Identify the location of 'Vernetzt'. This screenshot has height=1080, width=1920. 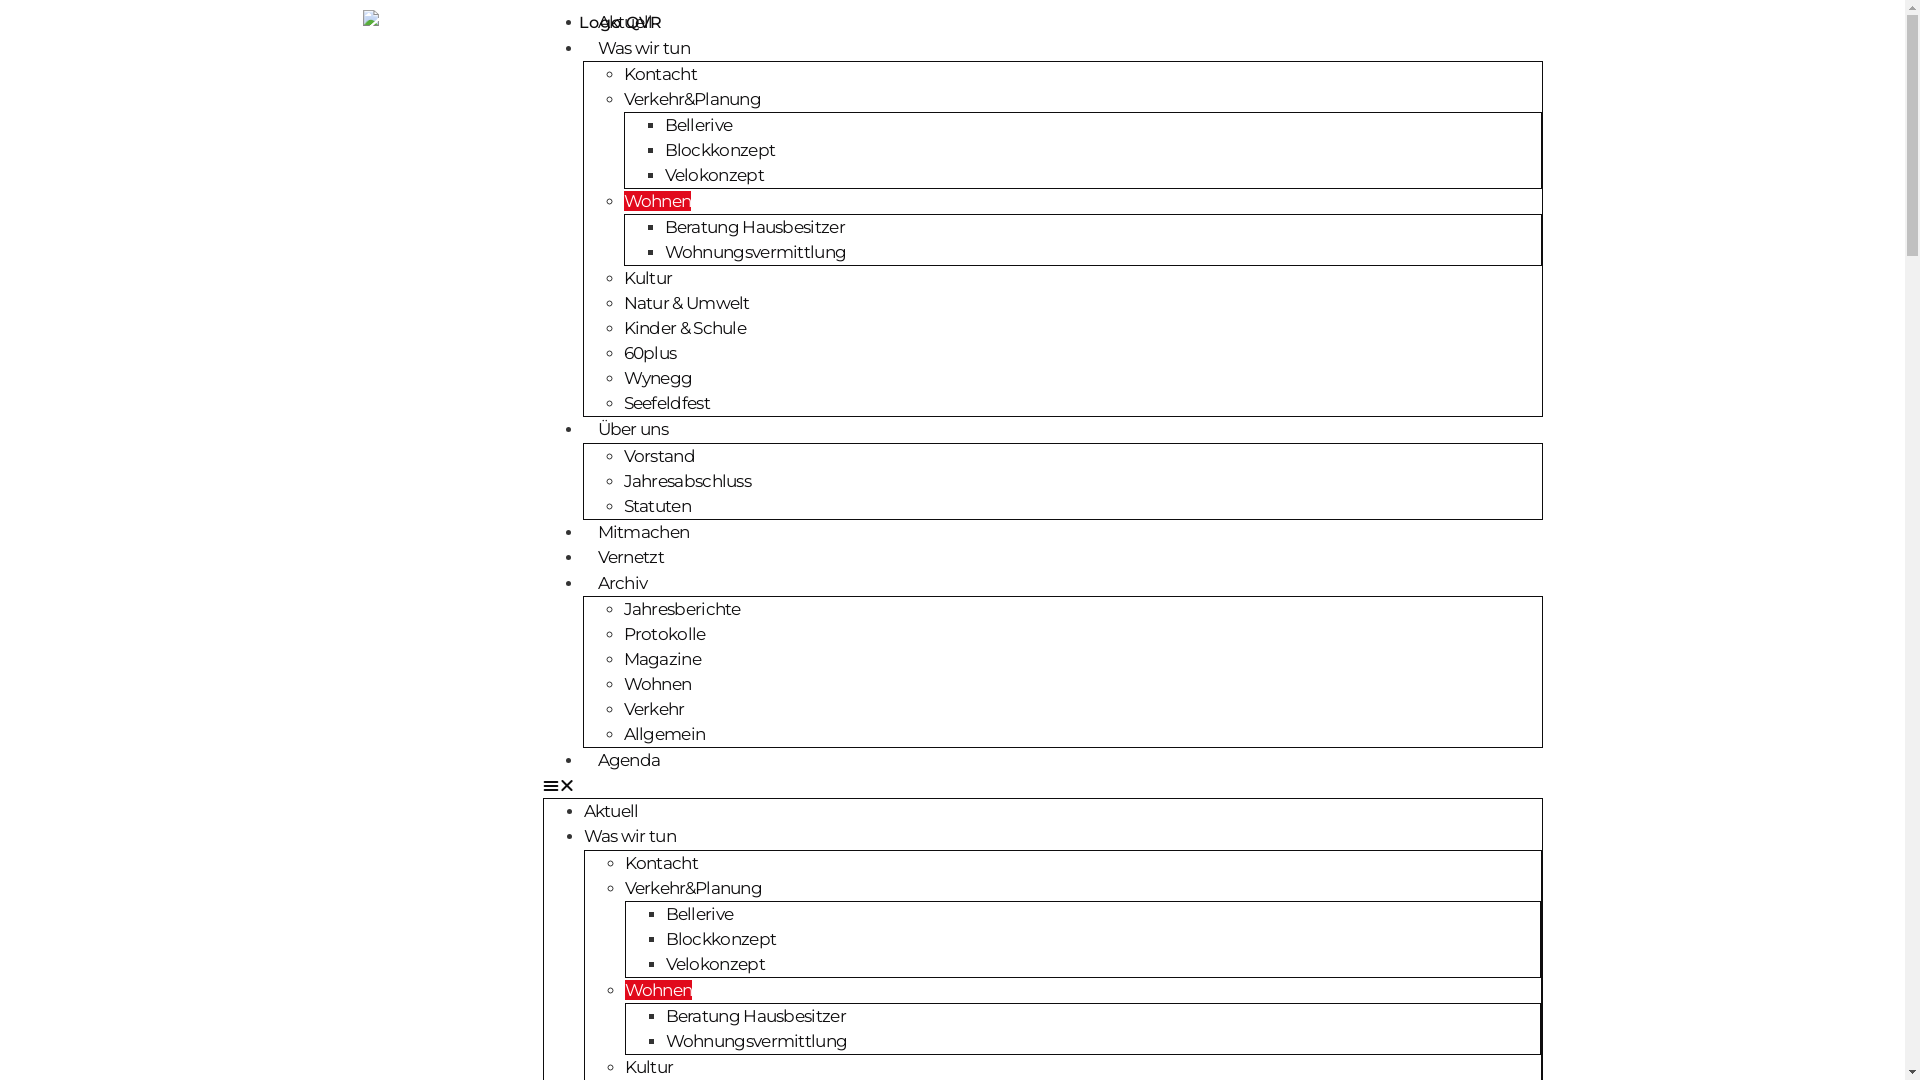
(628, 556).